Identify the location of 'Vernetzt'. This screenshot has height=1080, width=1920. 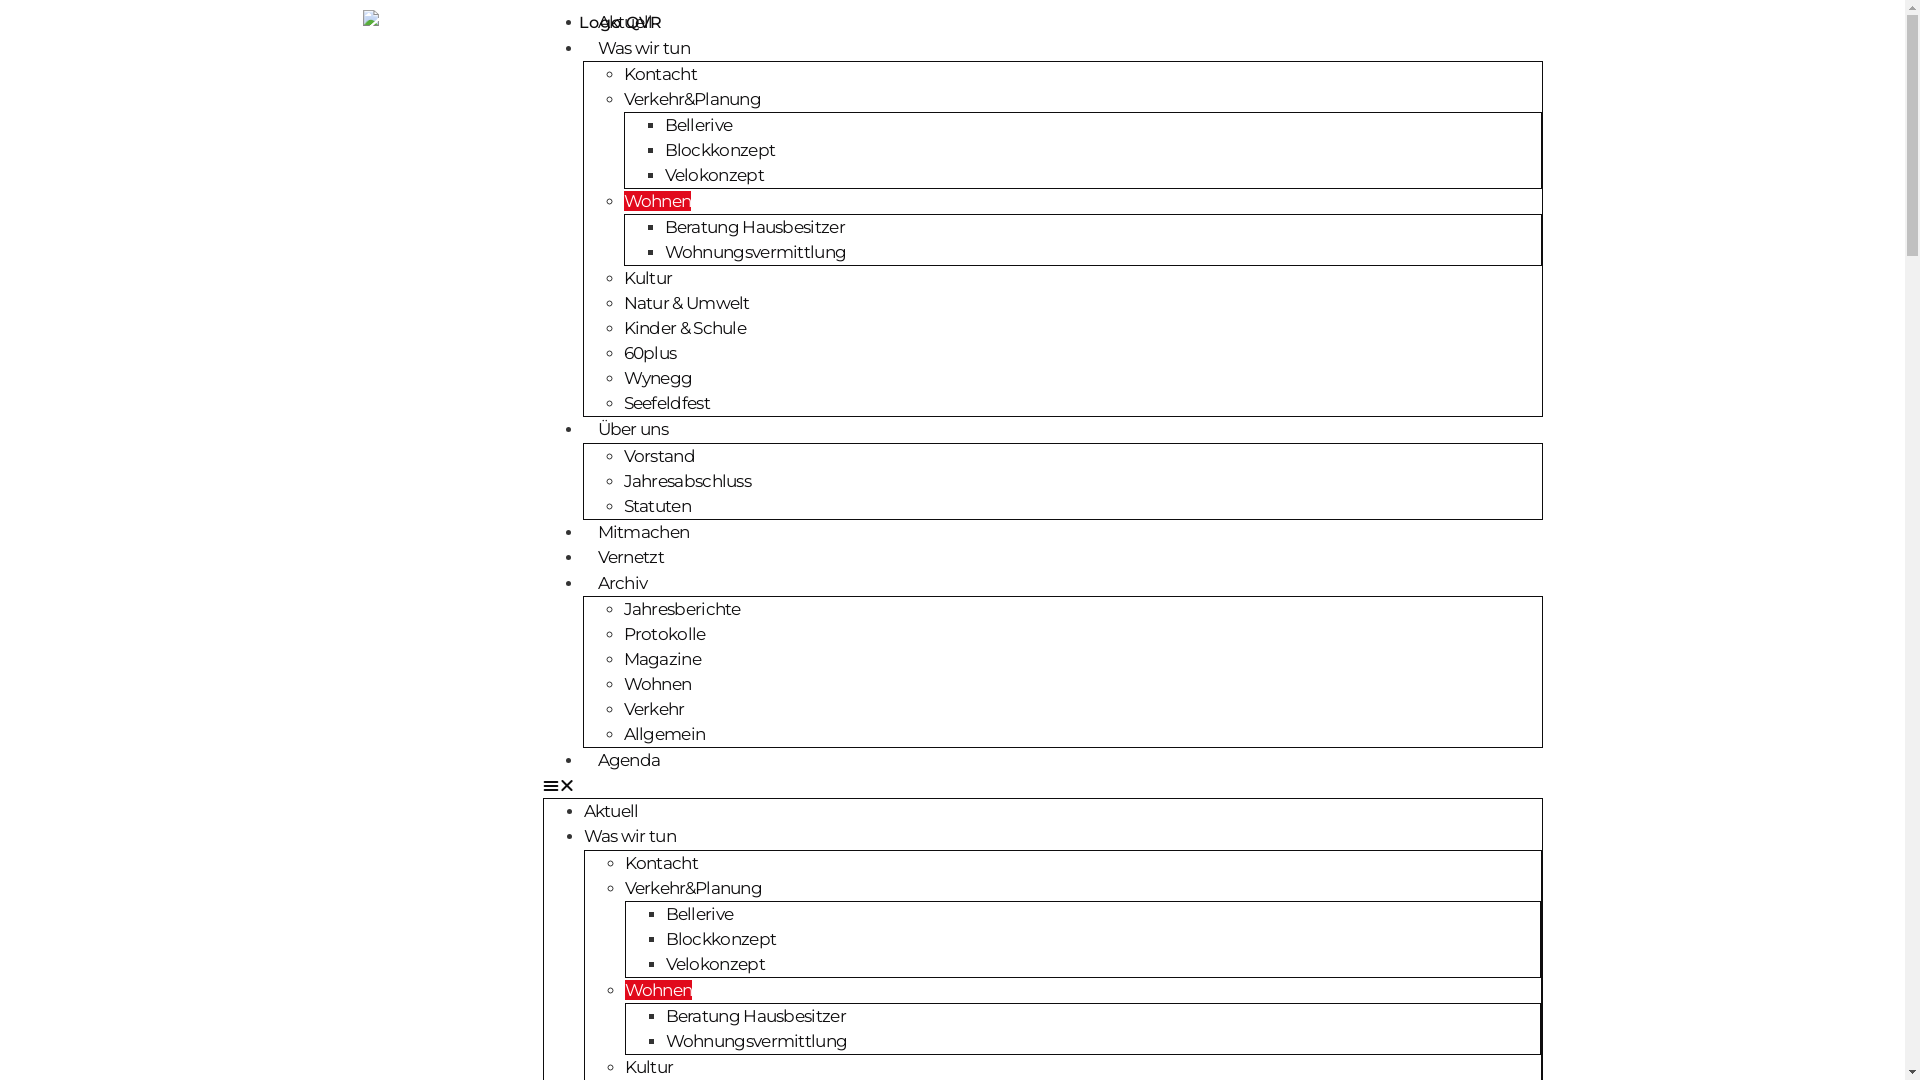
(628, 556).